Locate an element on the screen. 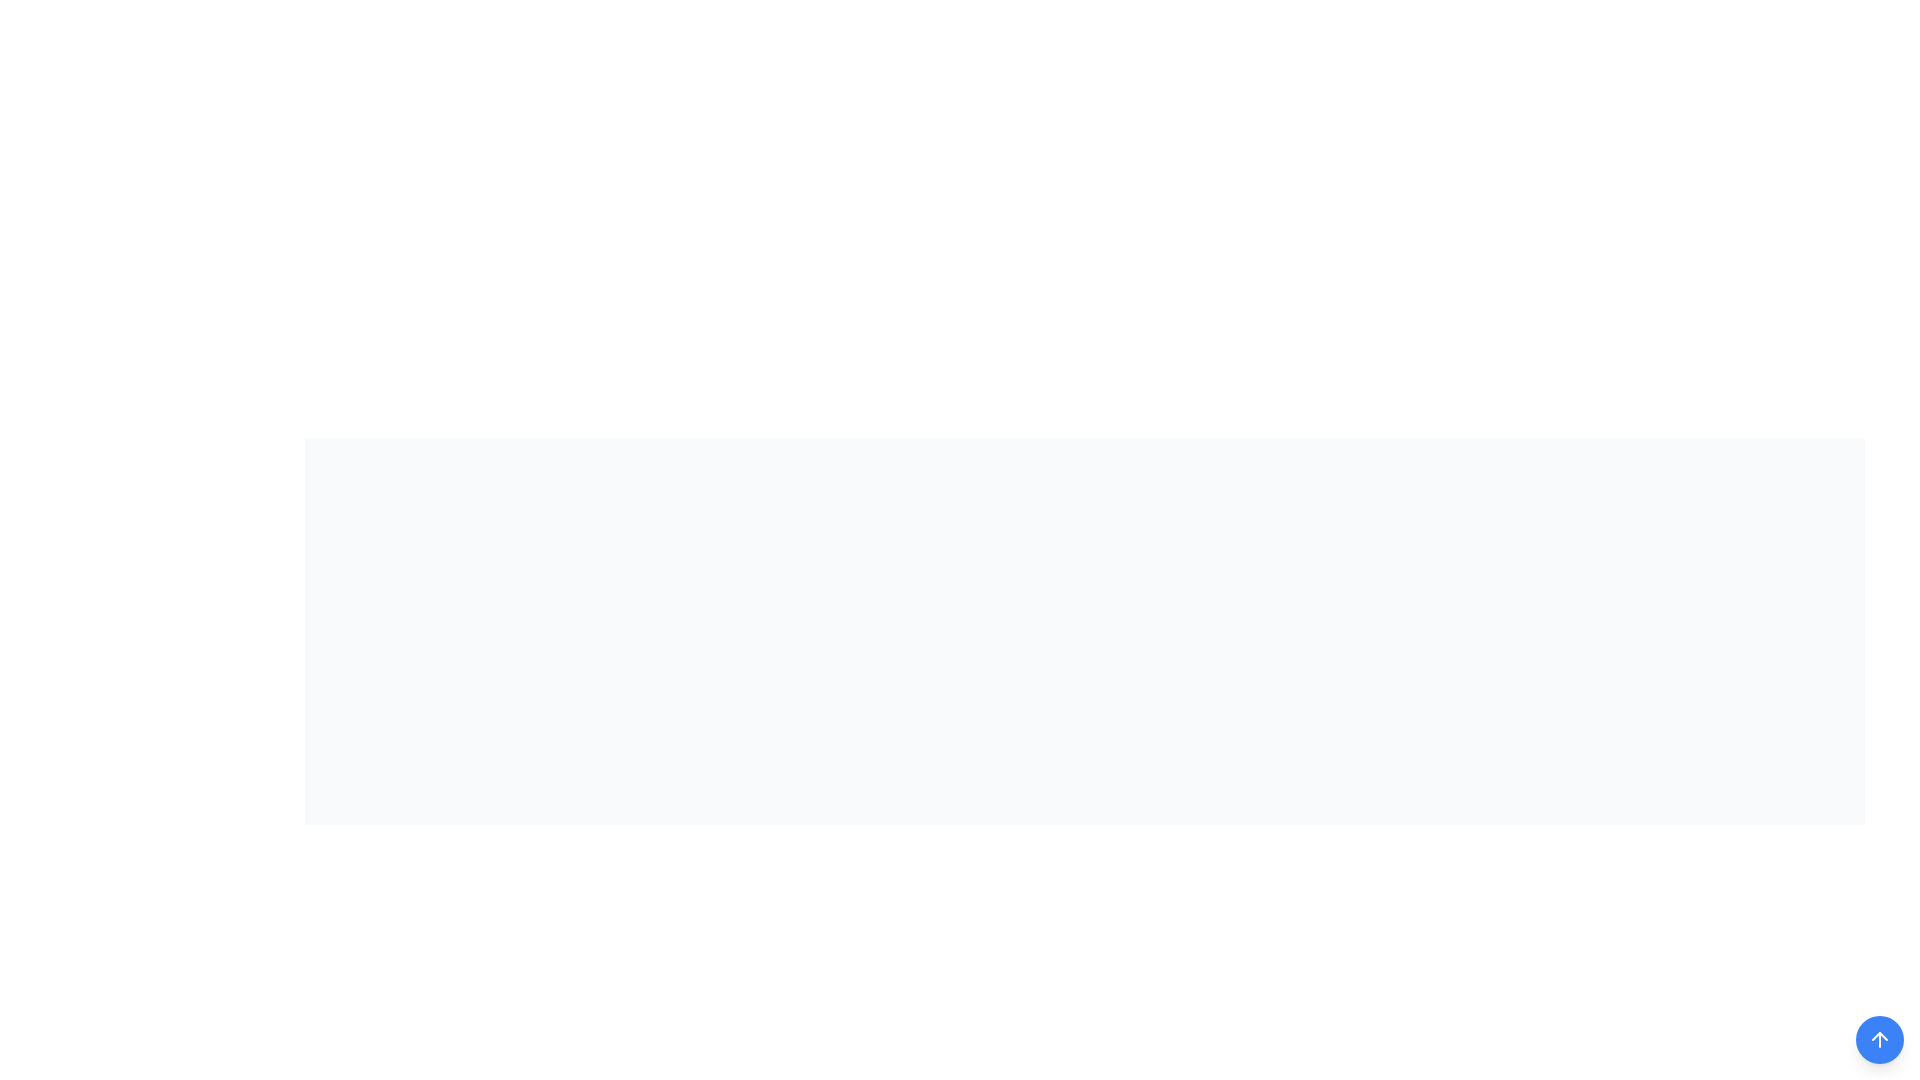 This screenshot has height=1080, width=1920. the circular blue button with a white upward-pointing arrow icon is located at coordinates (1879, 1039).